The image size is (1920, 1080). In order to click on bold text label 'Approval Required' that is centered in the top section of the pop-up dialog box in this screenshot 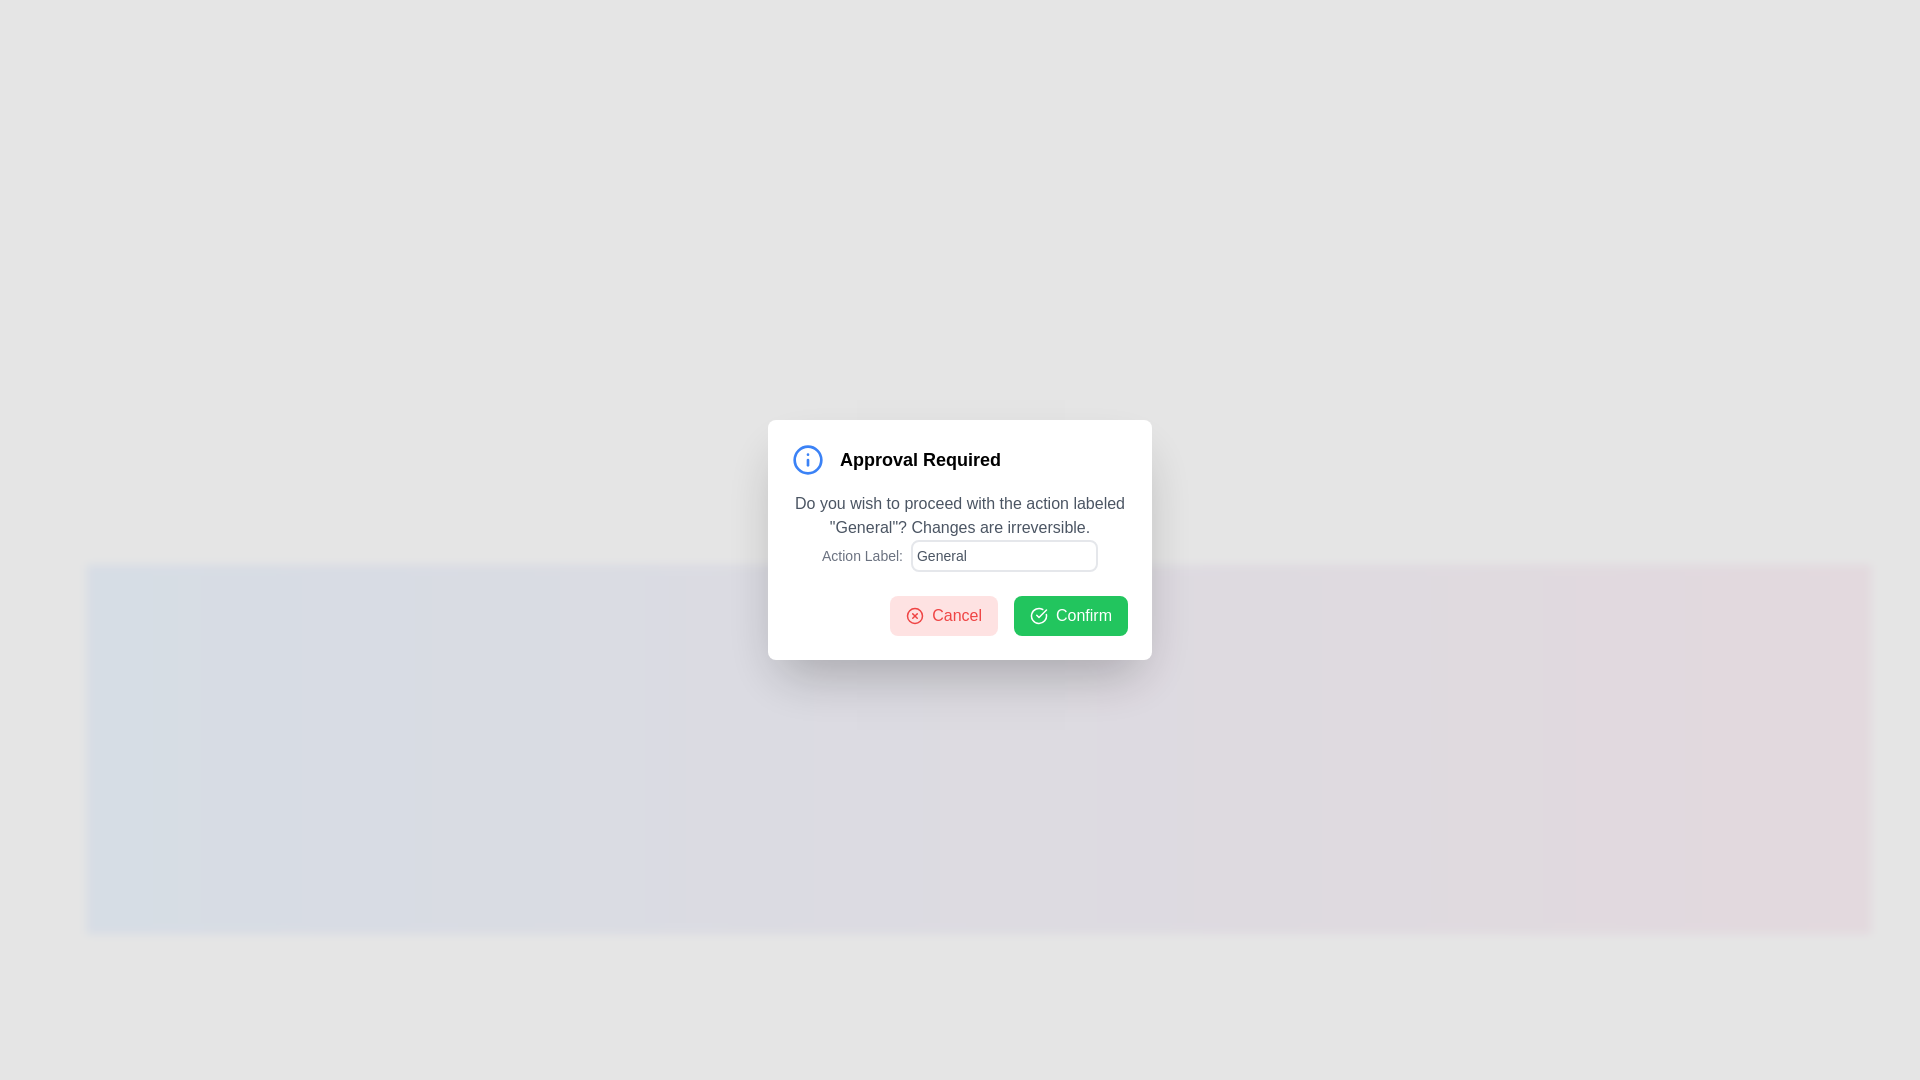, I will do `click(919, 459)`.